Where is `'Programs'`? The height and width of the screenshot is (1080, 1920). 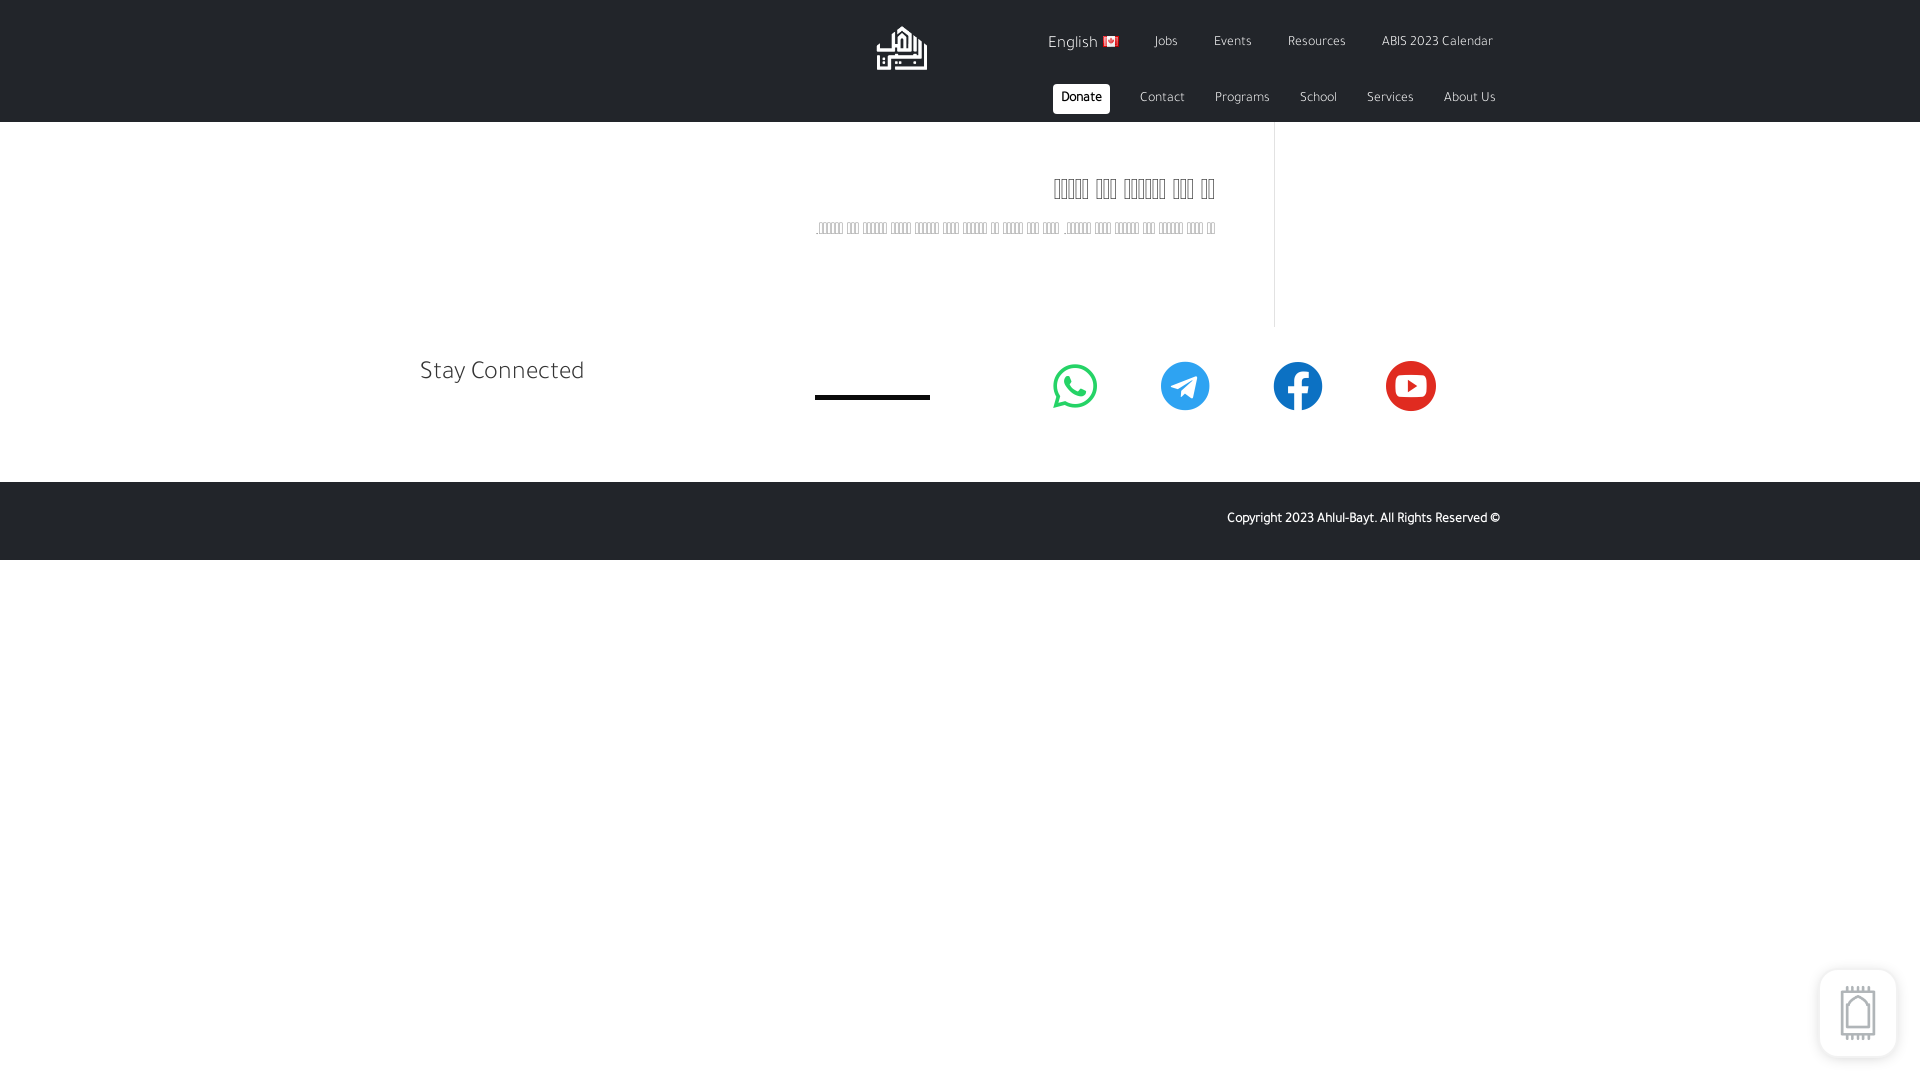
'Programs' is located at coordinates (1241, 99).